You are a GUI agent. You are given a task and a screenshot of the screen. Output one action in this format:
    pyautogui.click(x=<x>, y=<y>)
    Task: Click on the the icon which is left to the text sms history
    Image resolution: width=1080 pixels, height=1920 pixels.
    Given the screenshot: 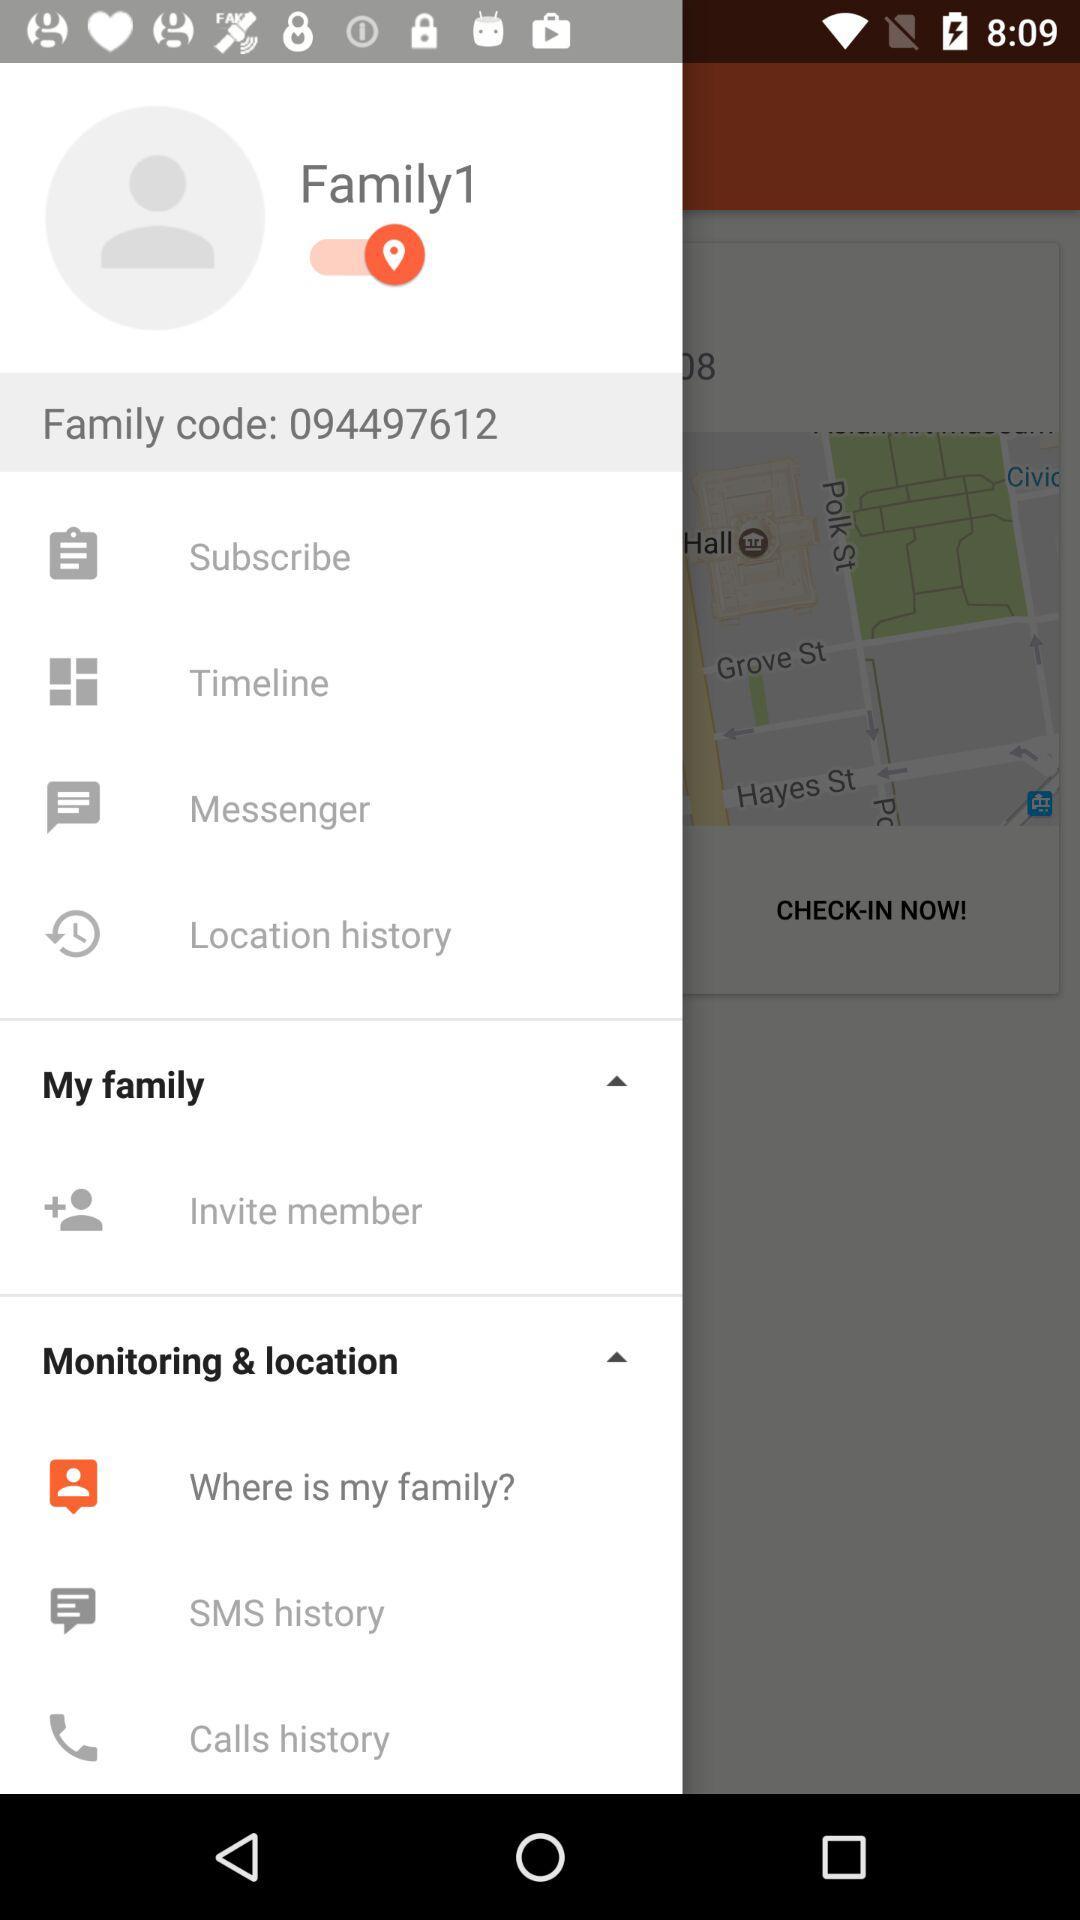 What is the action you would take?
    pyautogui.click(x=72, y=1611)
    